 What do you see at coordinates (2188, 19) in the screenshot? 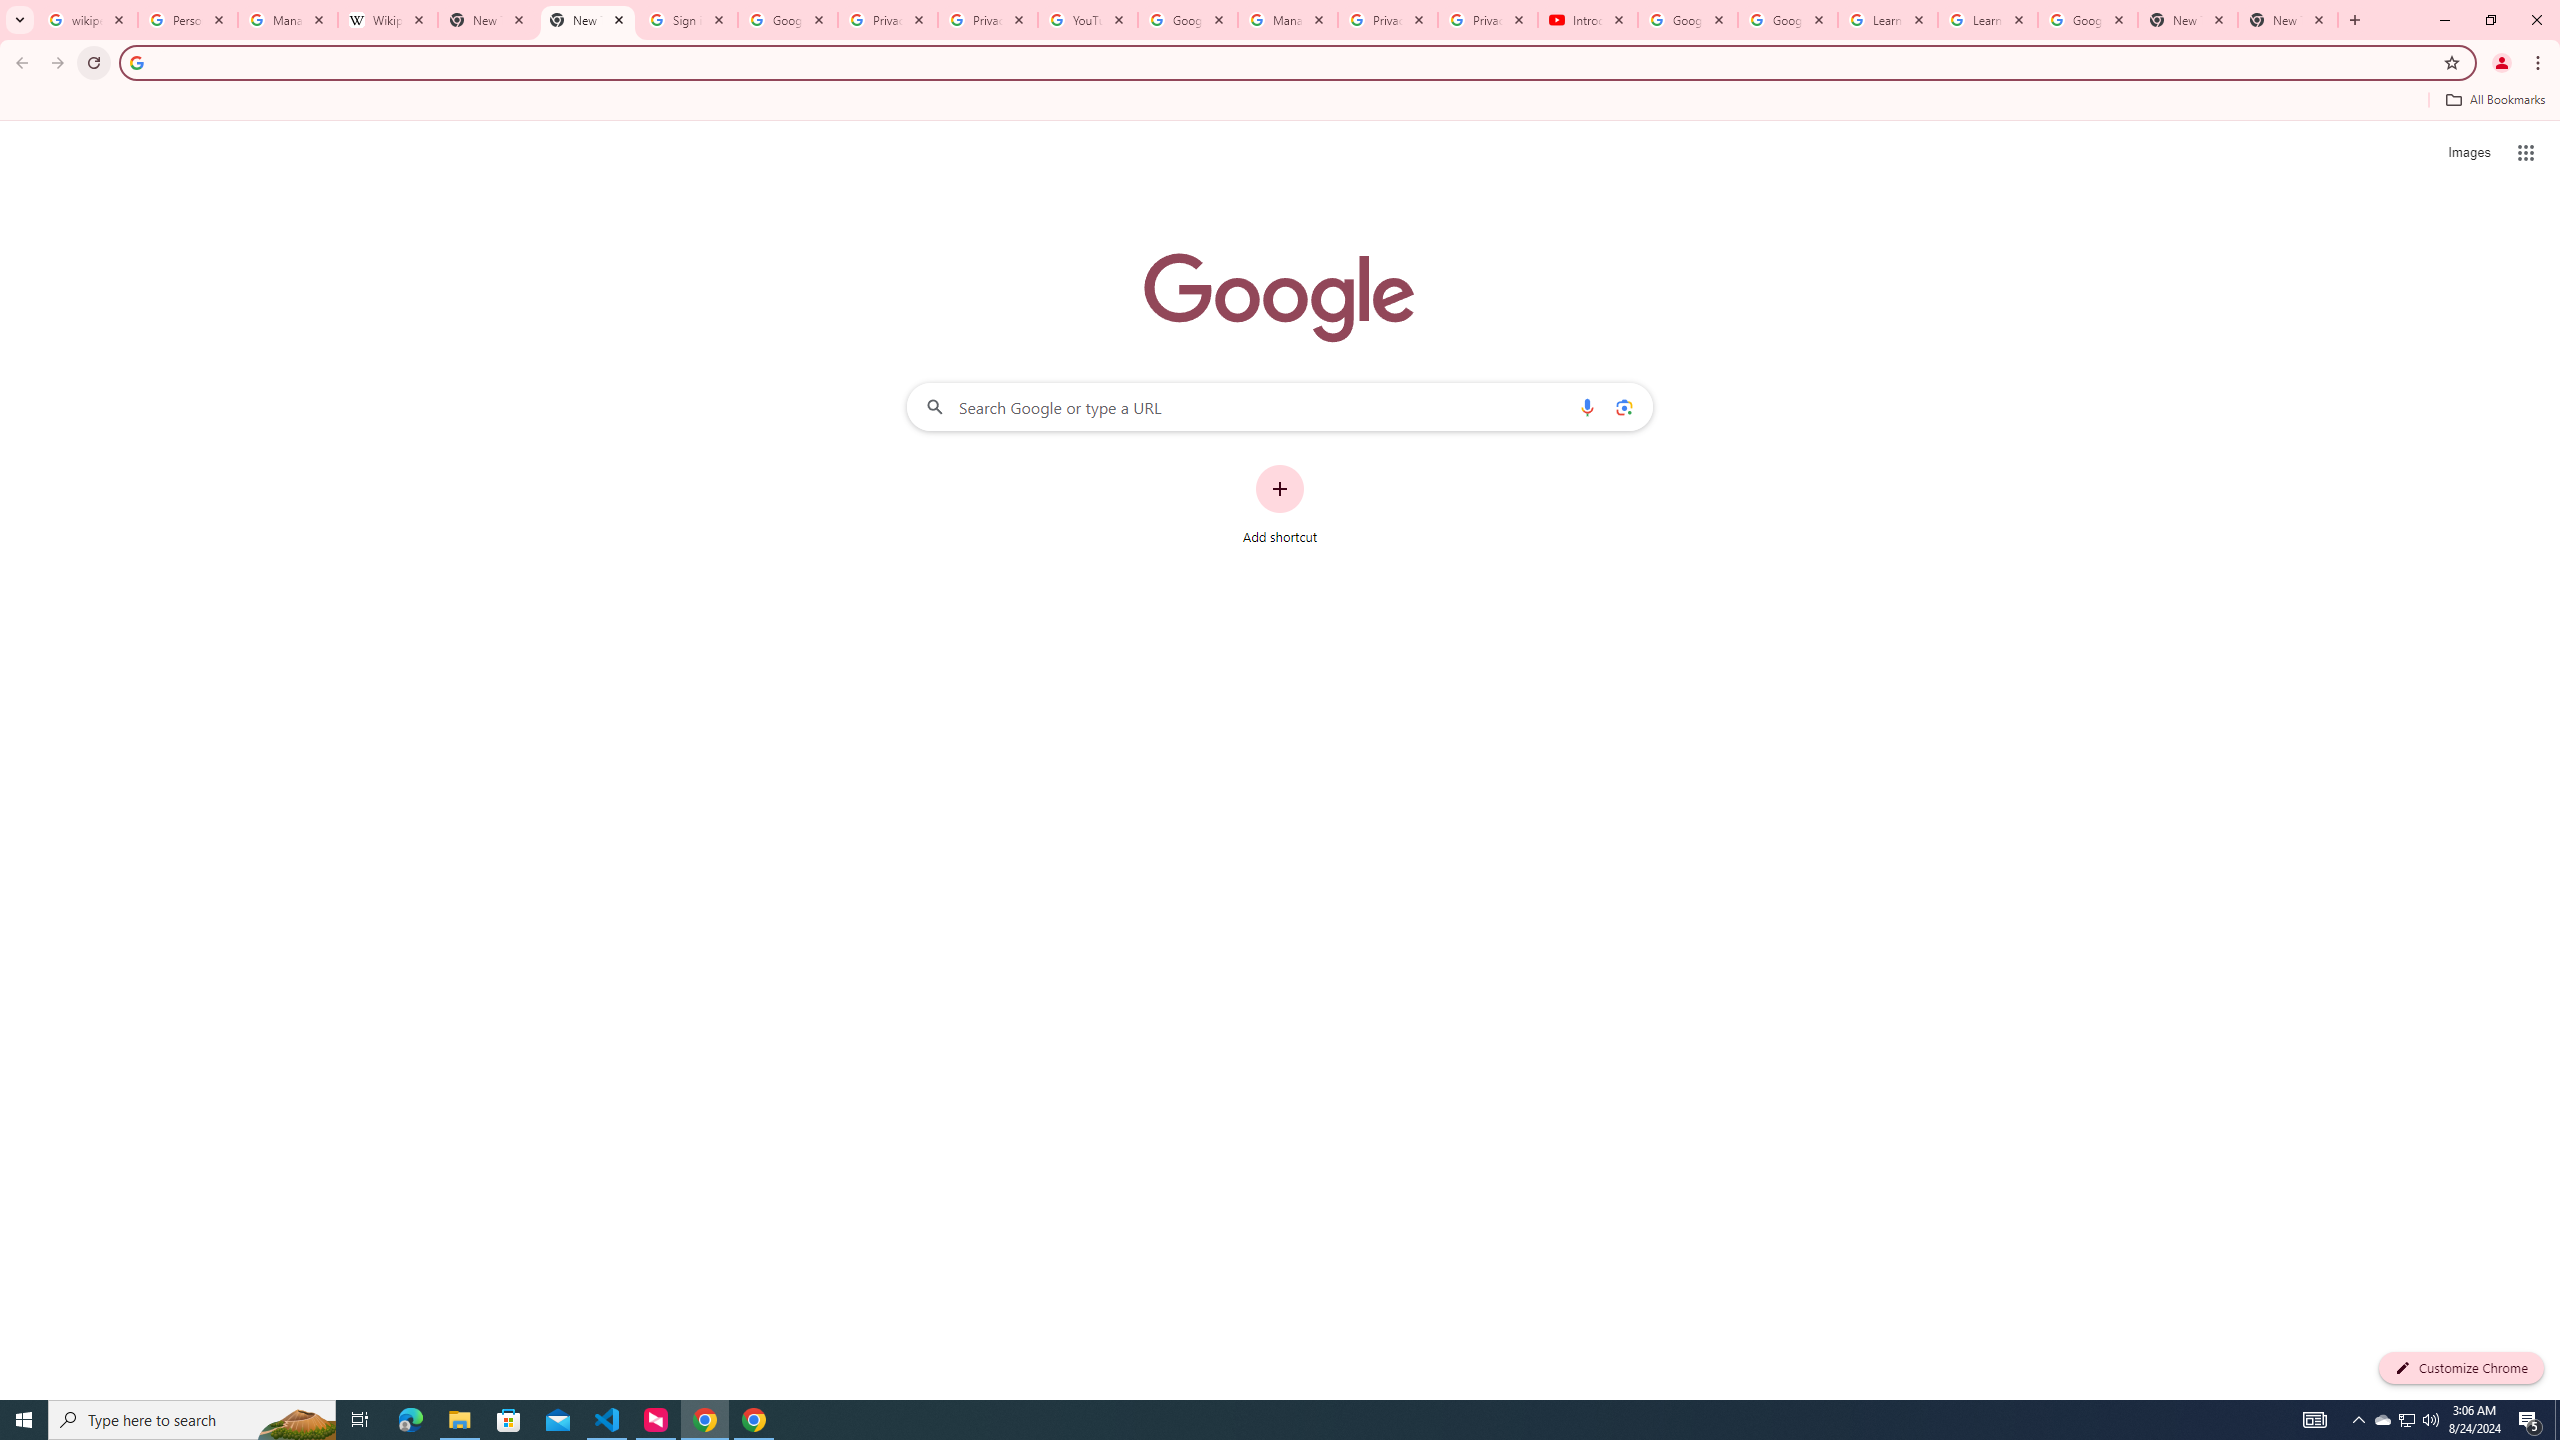
I see `'New Tab'` at bounding box center [2188, 19].